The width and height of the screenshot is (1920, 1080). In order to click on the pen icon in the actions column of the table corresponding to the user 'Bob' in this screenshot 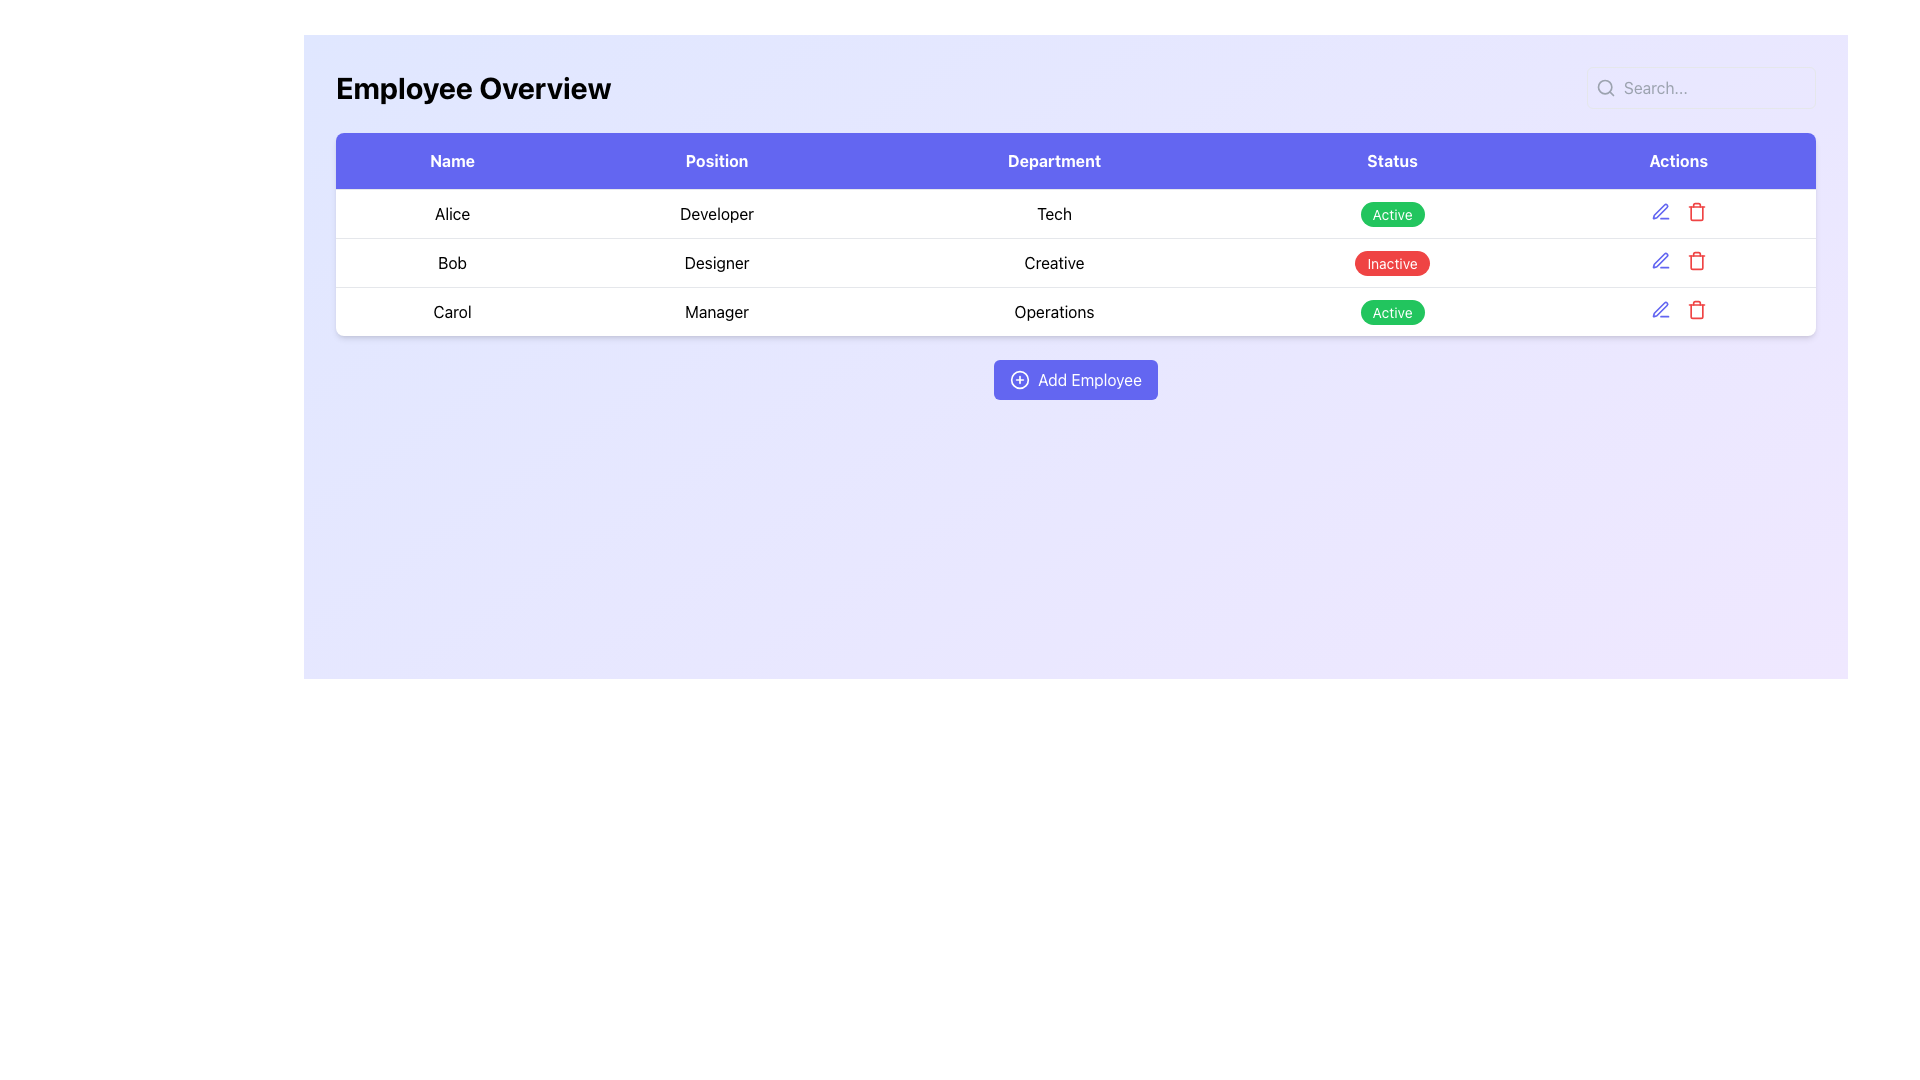, I will do `click(1660, 211)`.